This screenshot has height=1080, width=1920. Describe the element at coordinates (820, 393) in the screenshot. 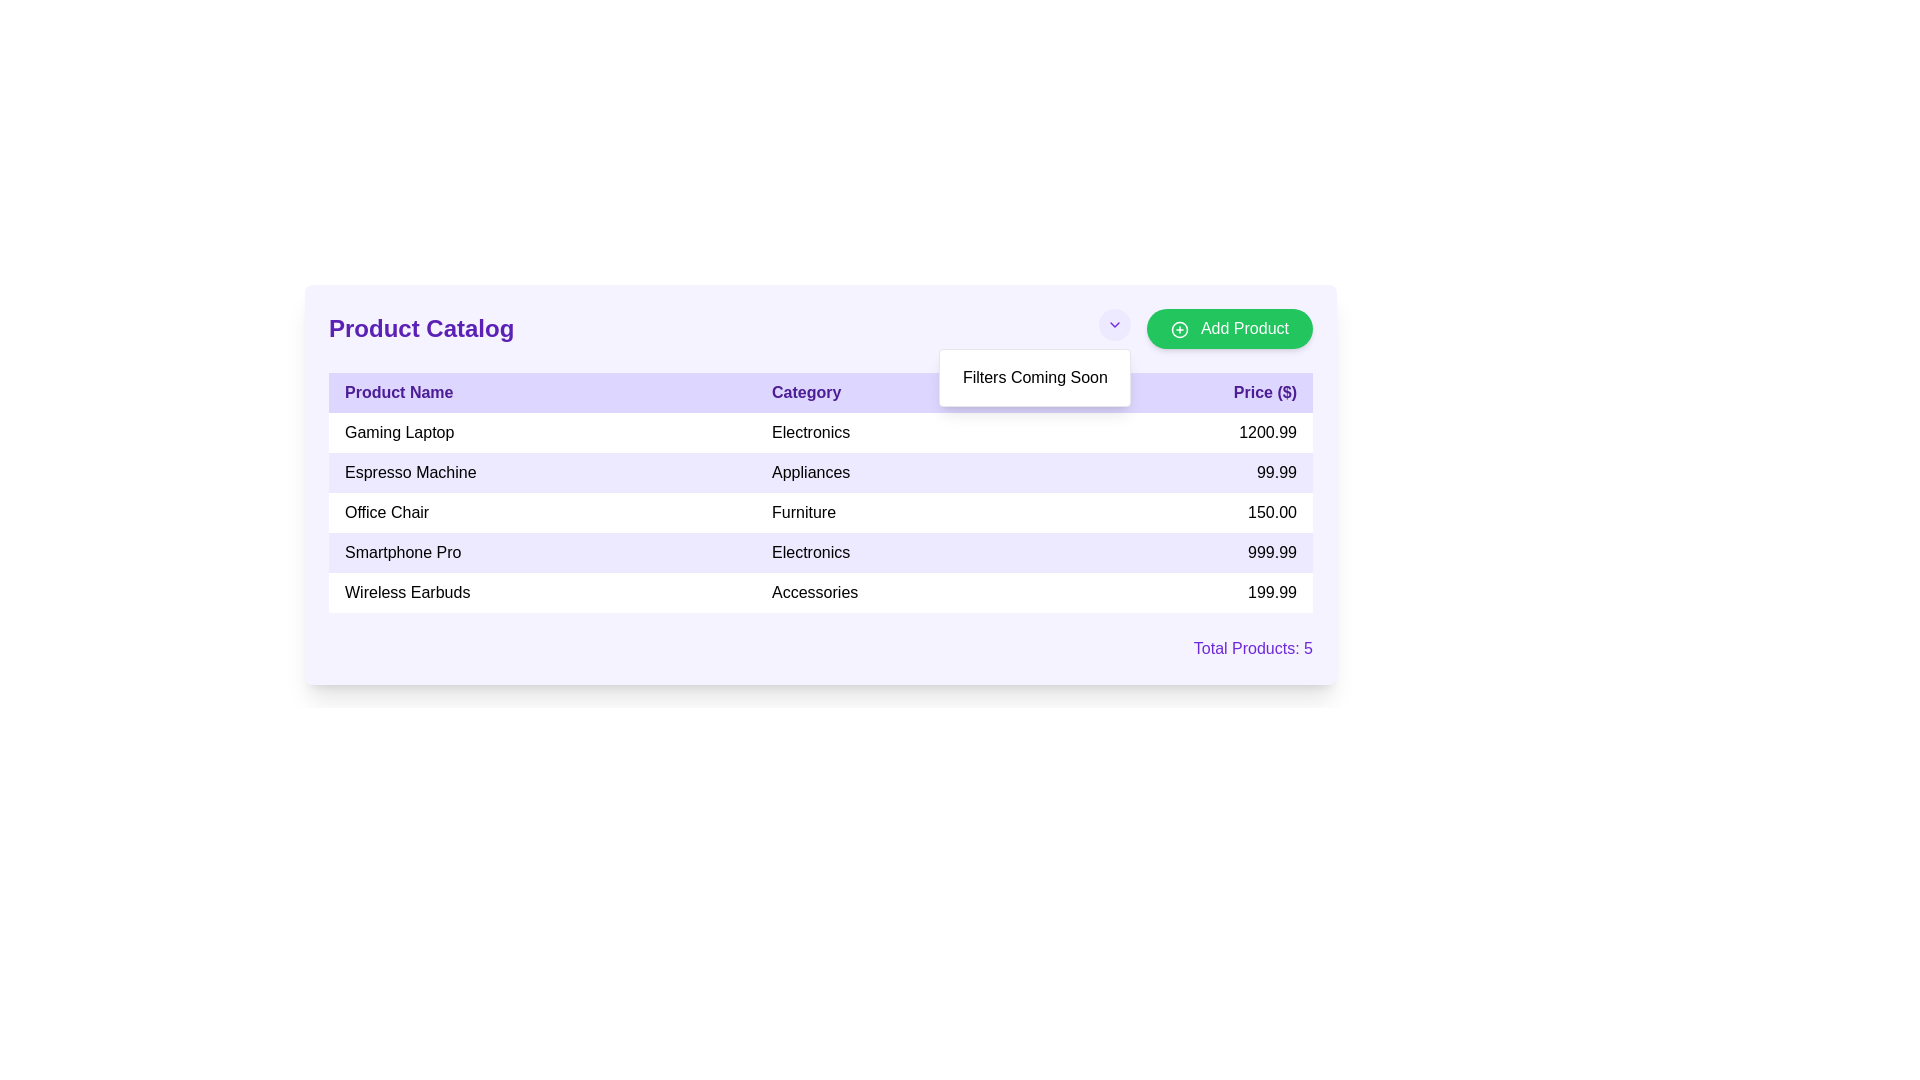

I see `the column header in the table header row to sort the table data` at that location.